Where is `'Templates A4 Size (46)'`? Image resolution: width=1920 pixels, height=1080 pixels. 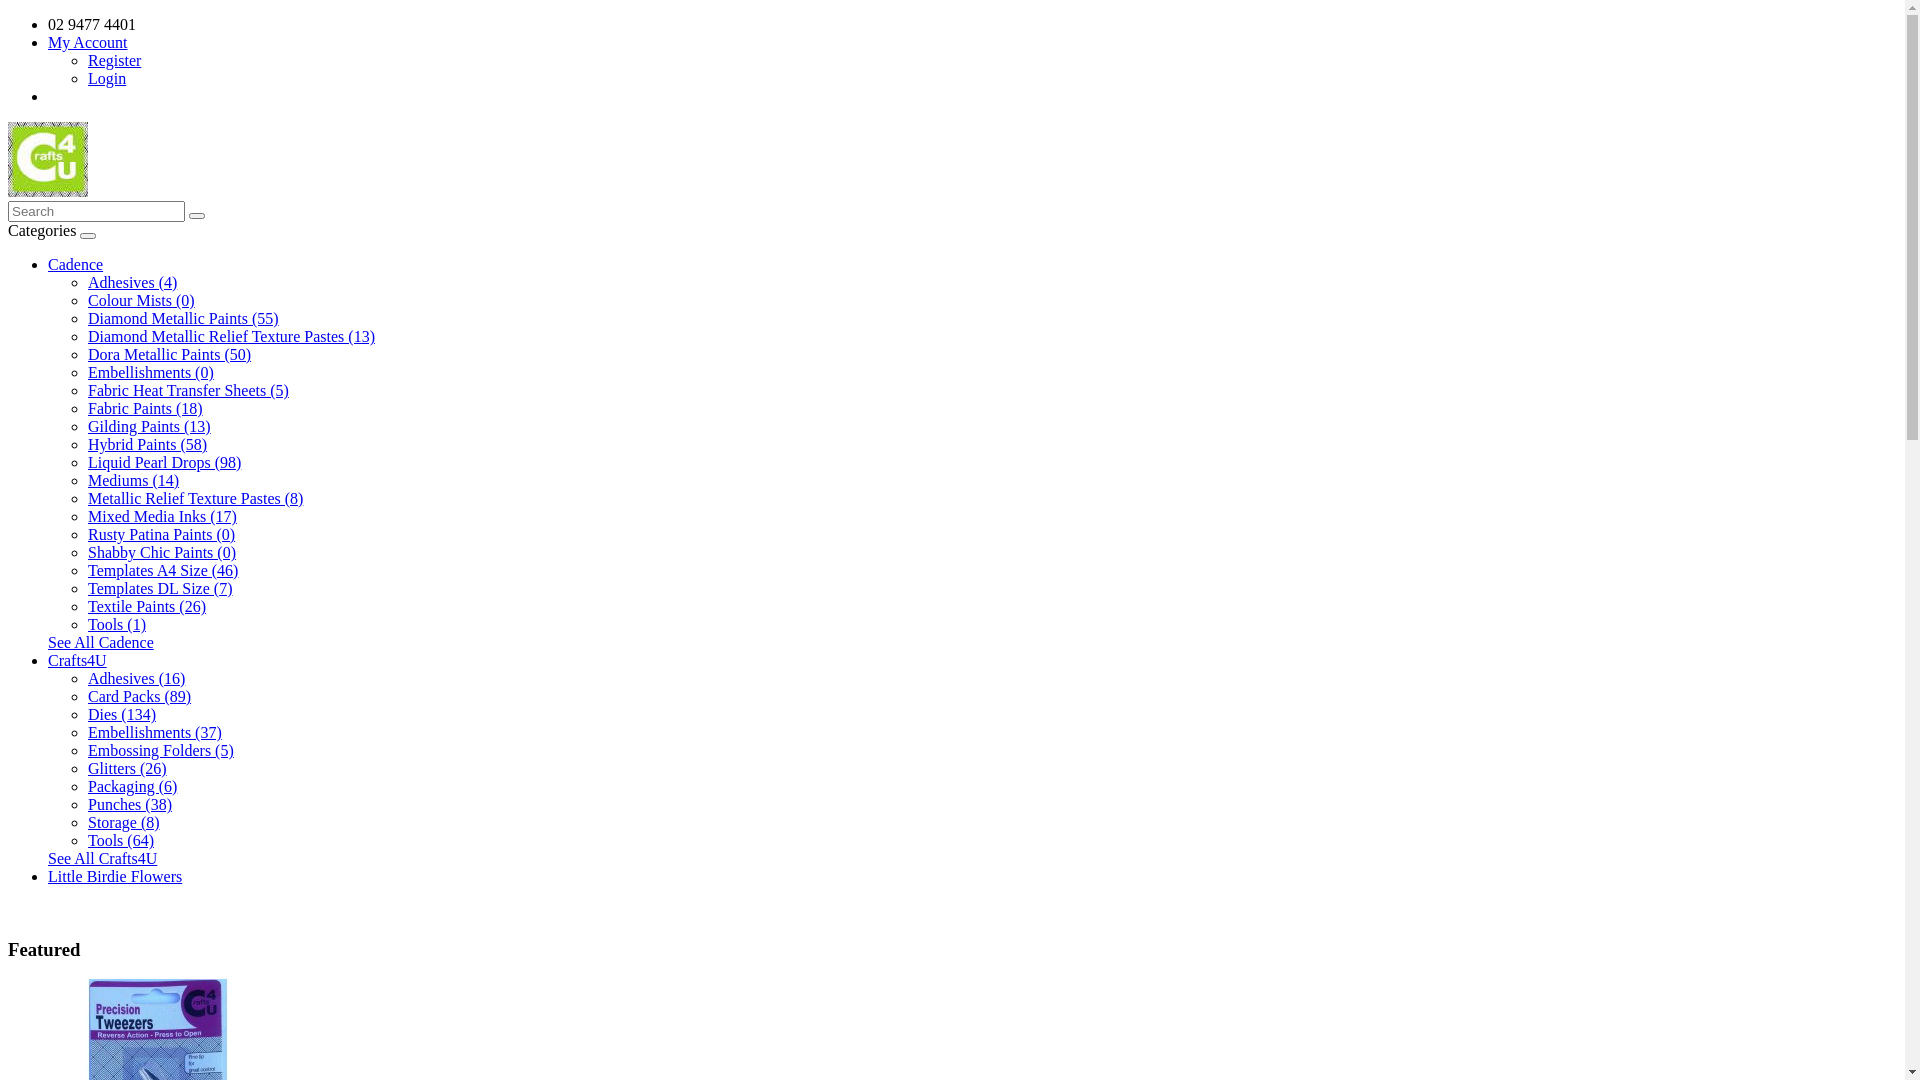 'Templates A4 Size (46)' is located at coordinates (163, 570).